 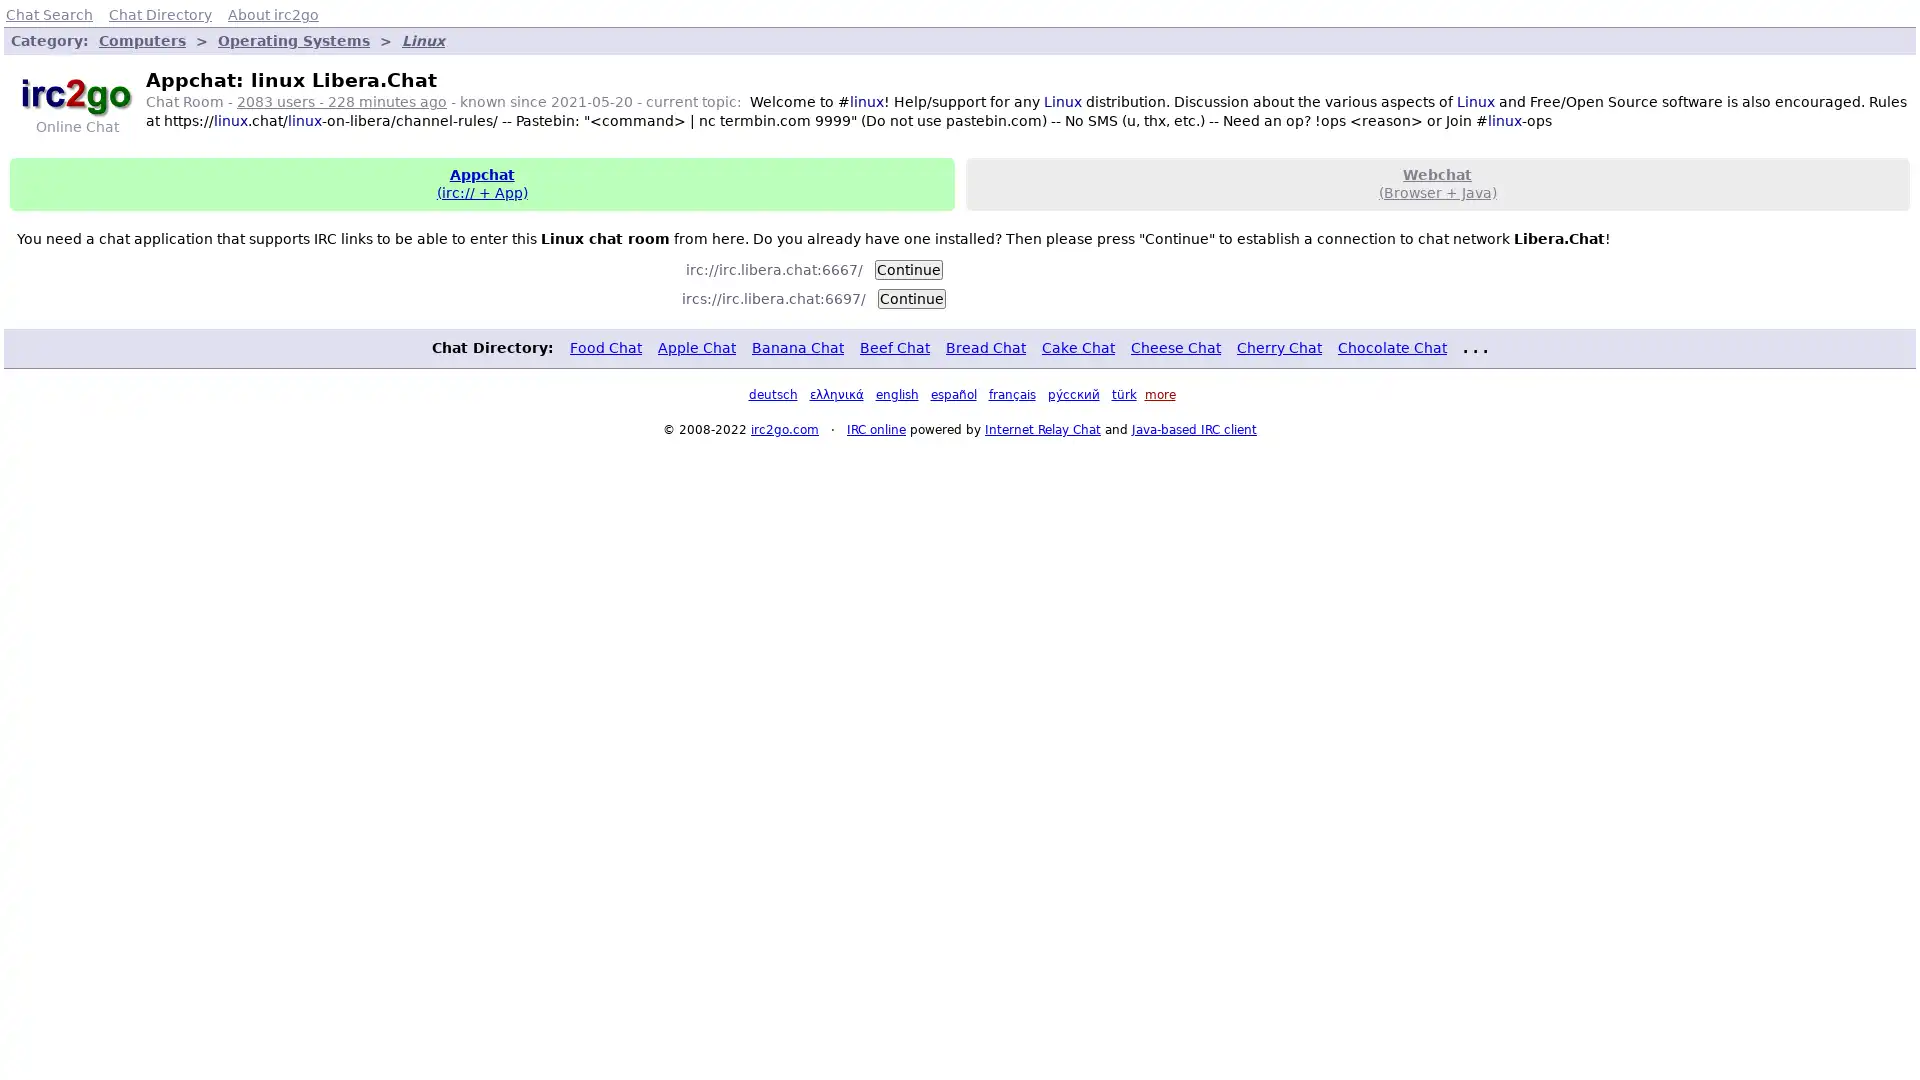 I want to click on Continue, so click(x=911, y=297).